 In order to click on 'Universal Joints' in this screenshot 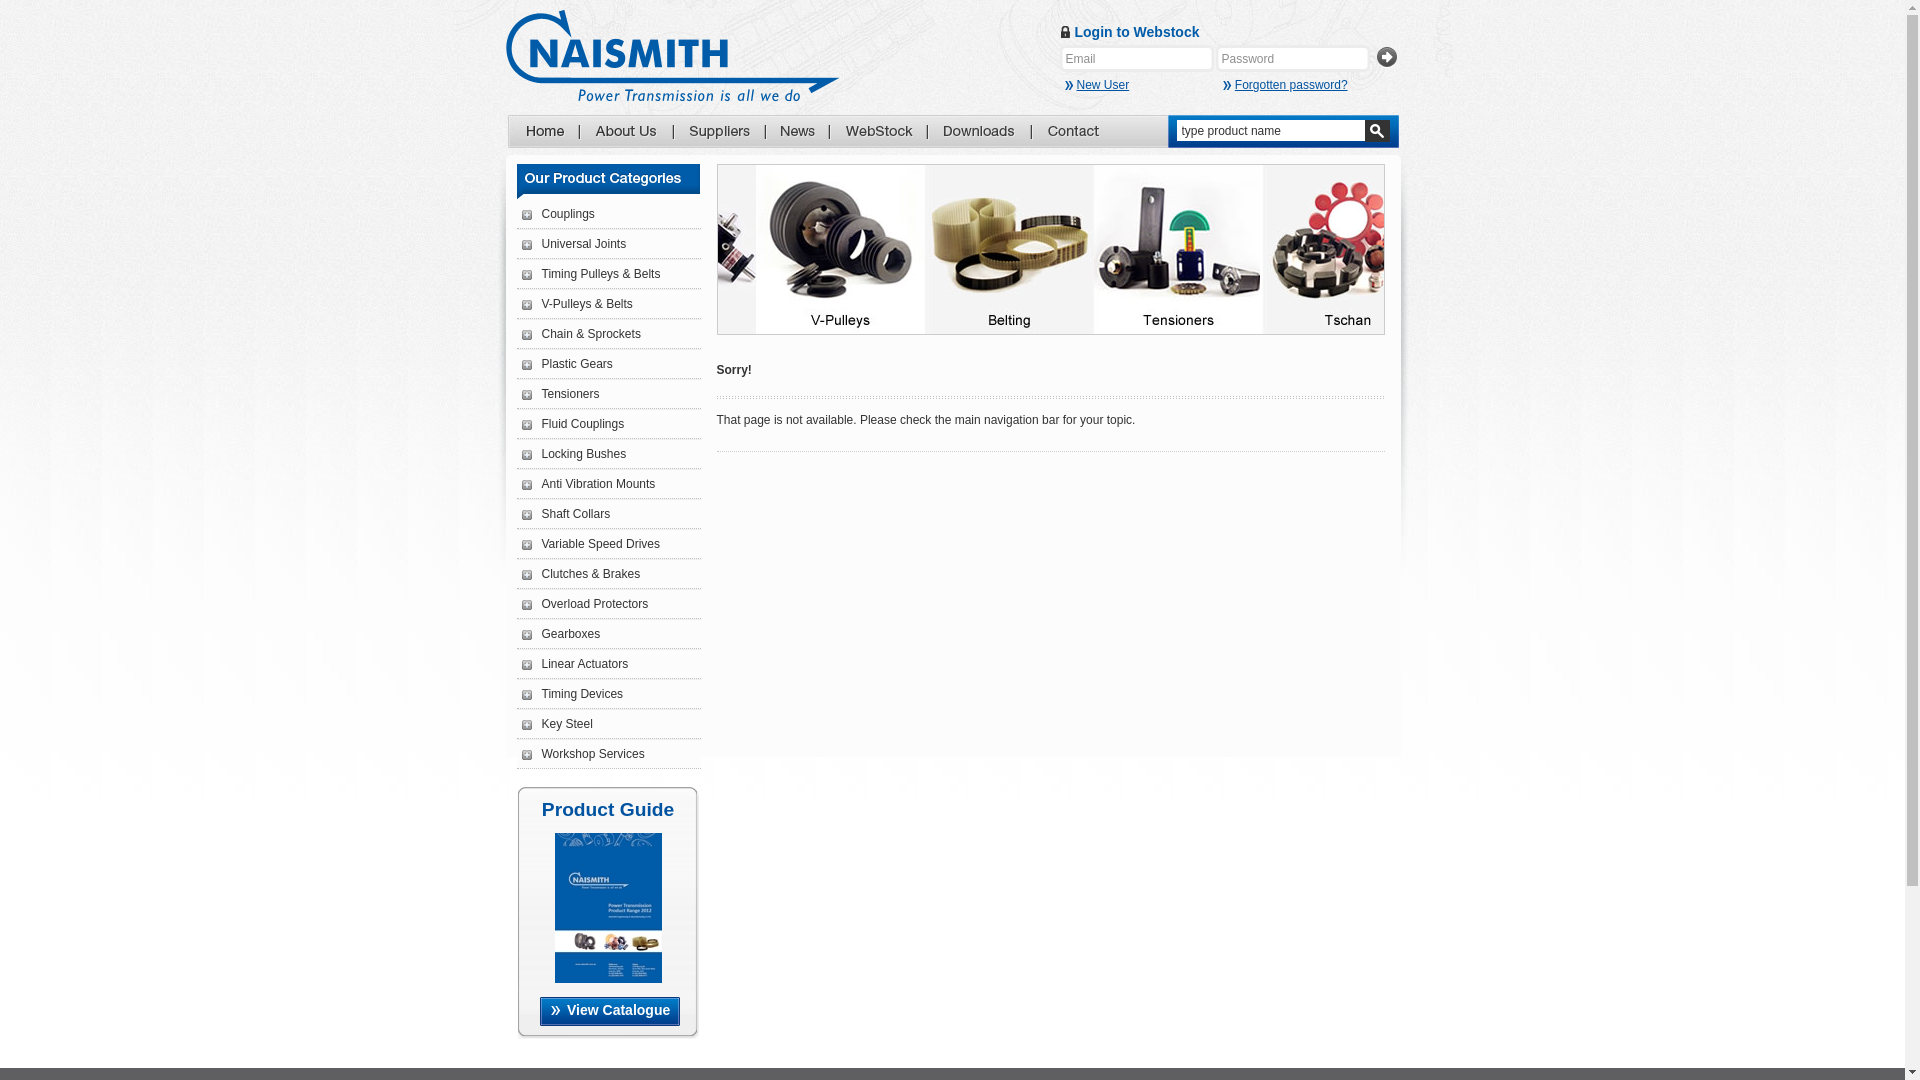, I will do `click(573, 242)`.